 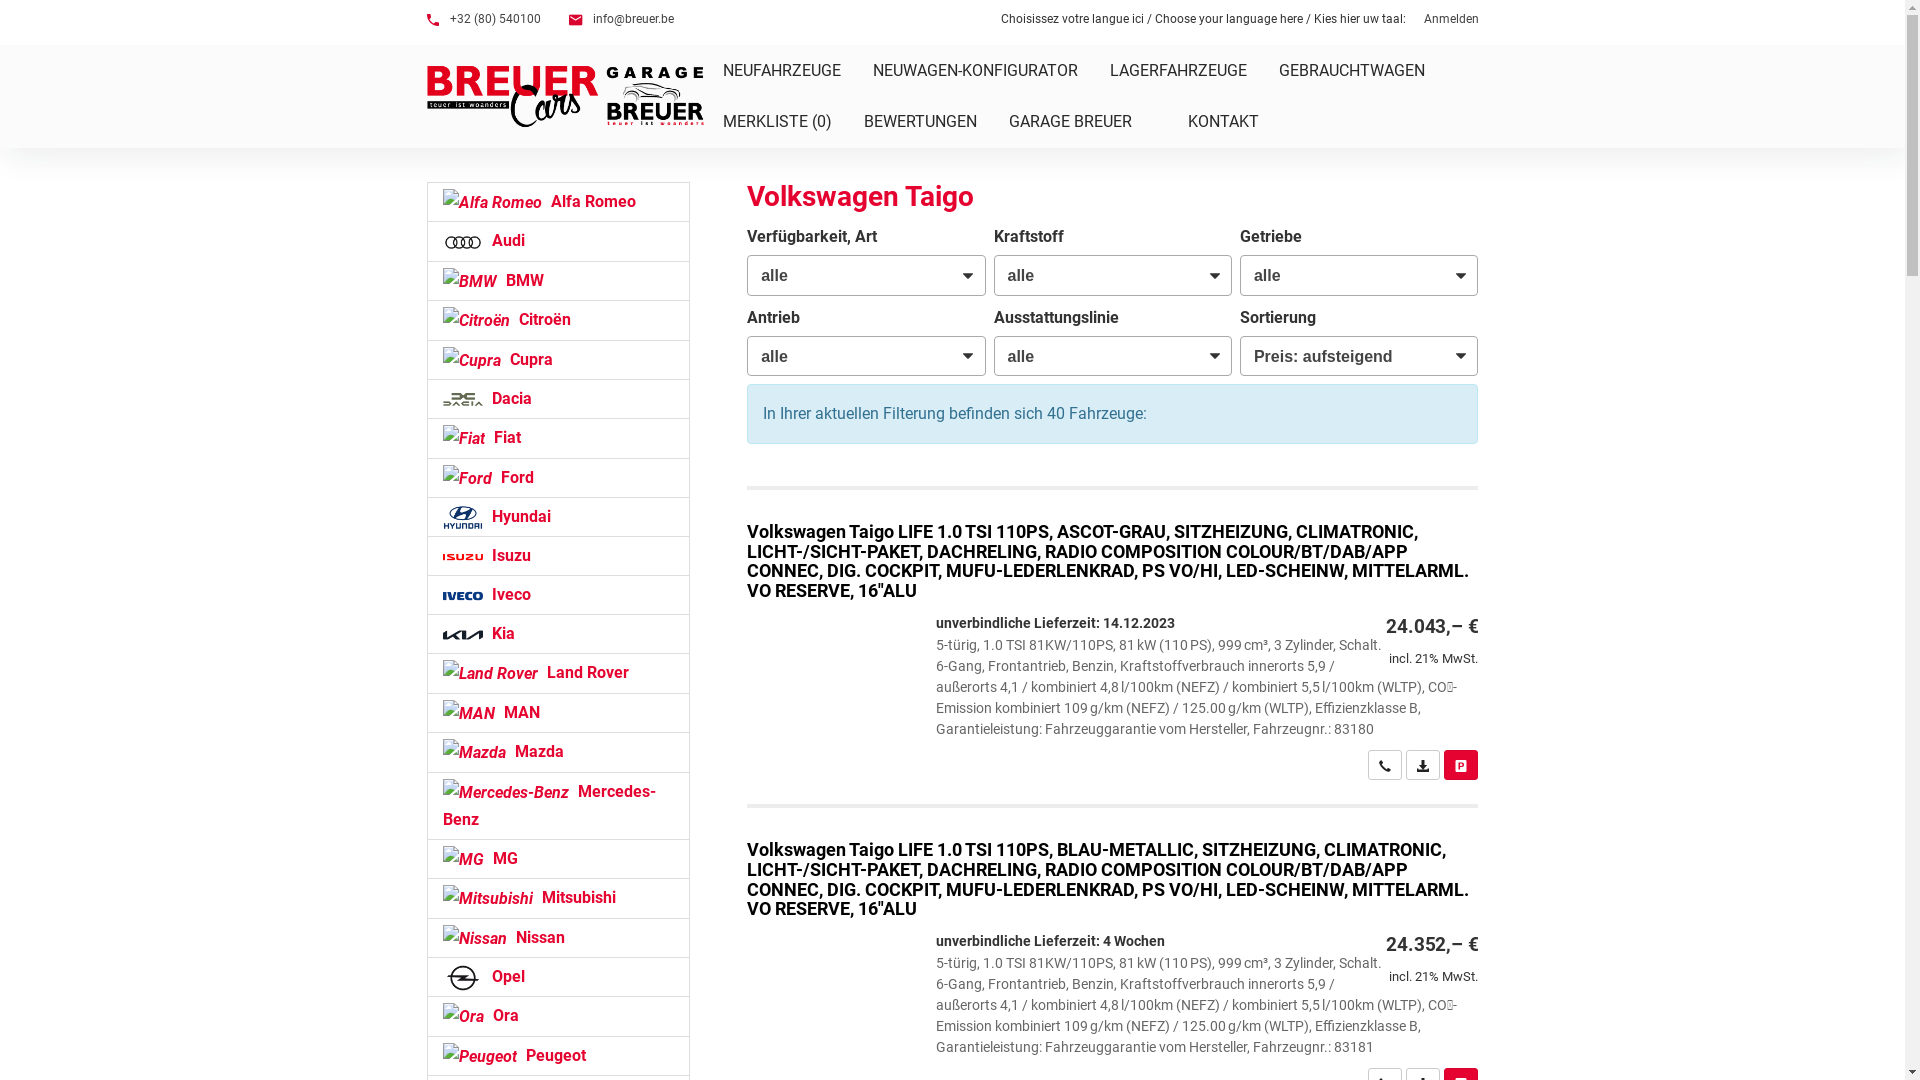 What do you see at coordinates (1451, 19) in the screenshot?
I see `'Anmelden'` at bounding box center [1451, 19].